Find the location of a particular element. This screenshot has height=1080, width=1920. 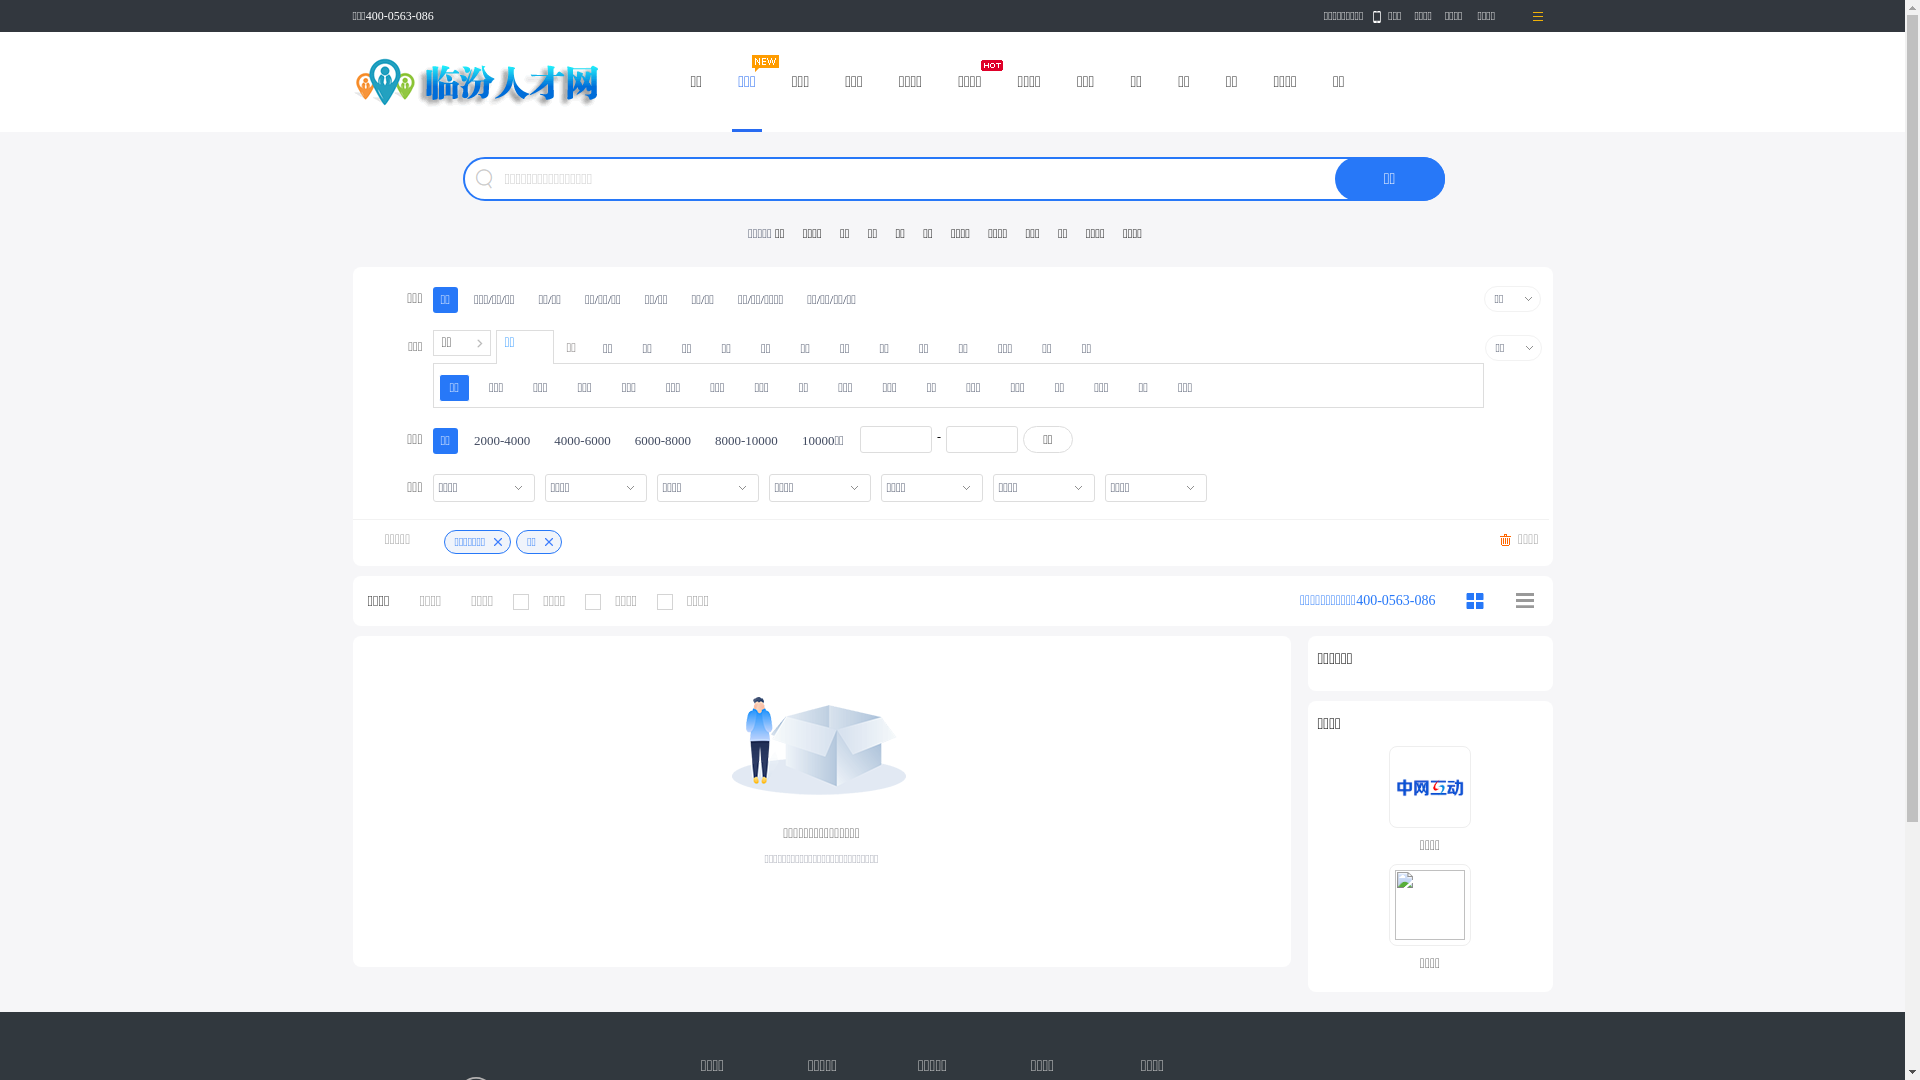

'2000-4000' is located at coordinates (502, 439).